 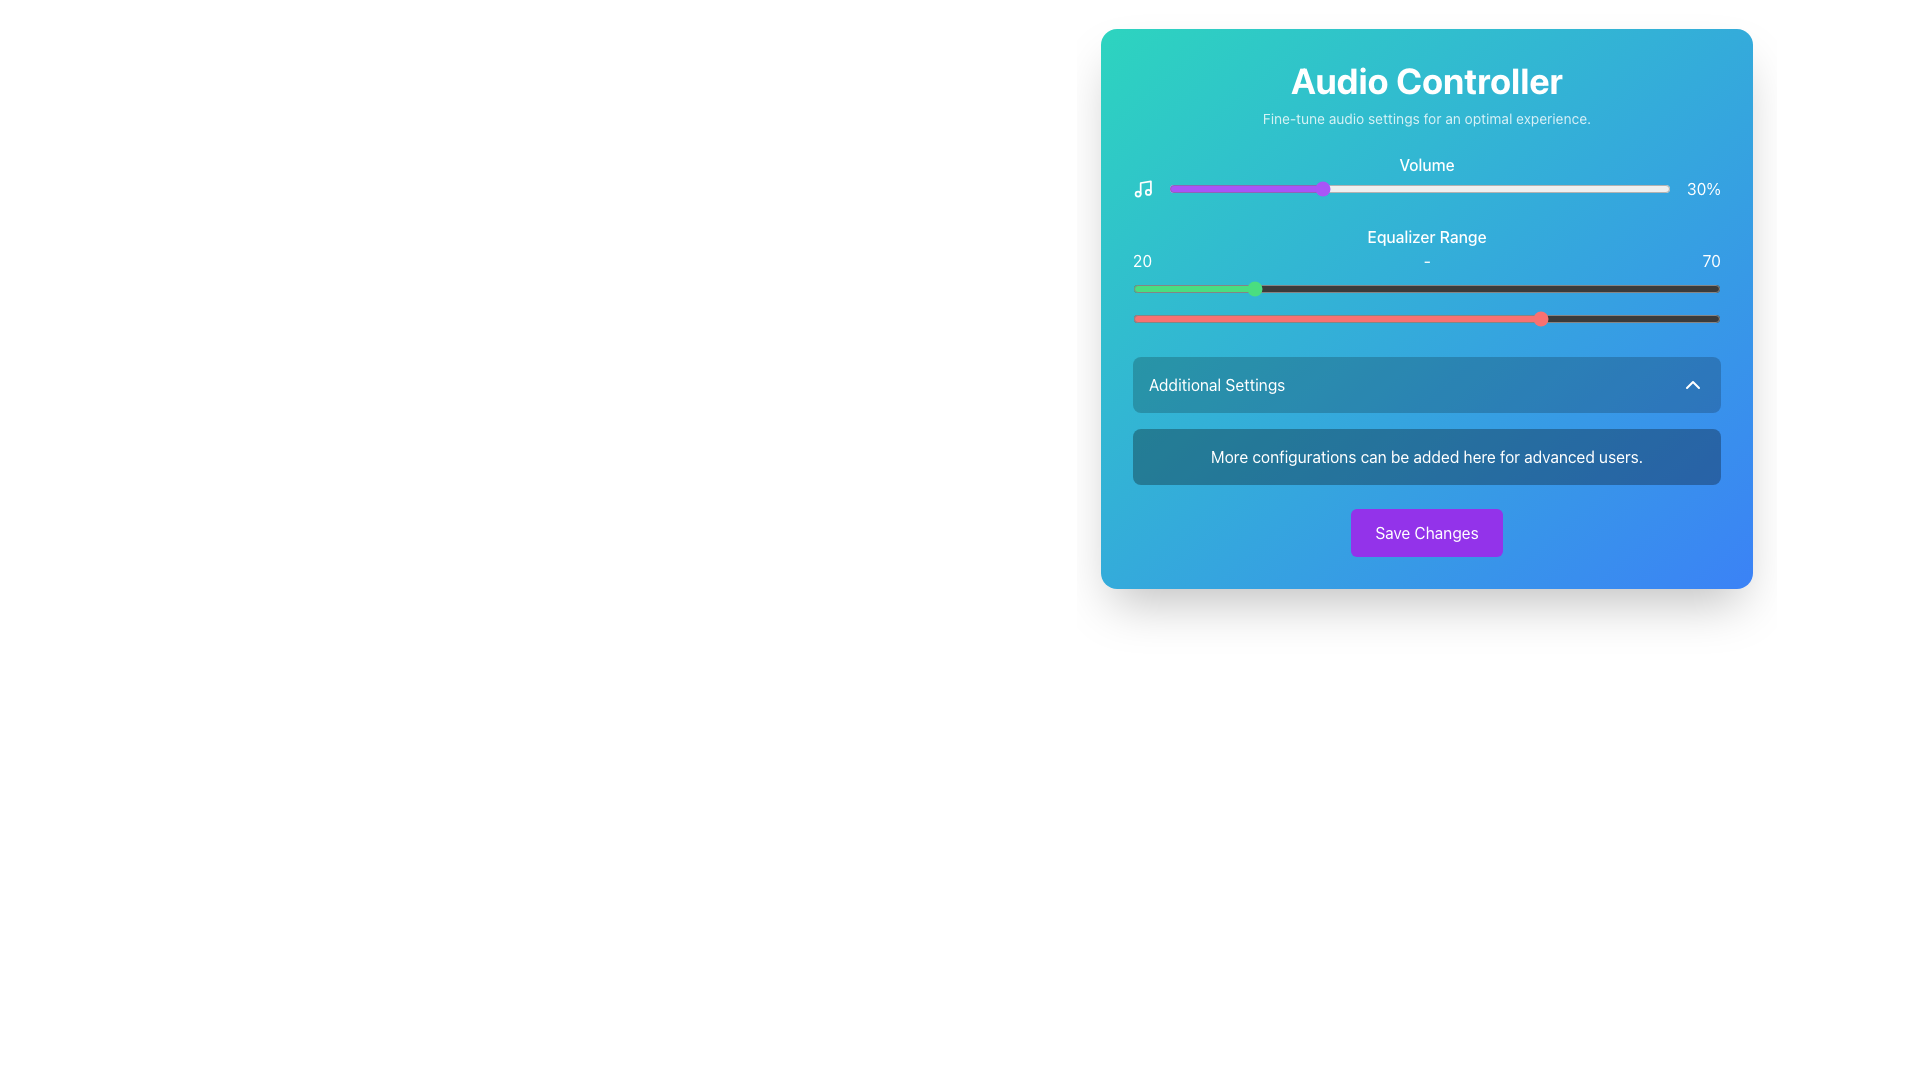 What do you see at coordinates (1425, 531) in the screenshot?
I see `the 'Save Changes' button with a purple background and white text, located at the bottom of the panel for accessibility navigation` at bounding box center [1425, 531].